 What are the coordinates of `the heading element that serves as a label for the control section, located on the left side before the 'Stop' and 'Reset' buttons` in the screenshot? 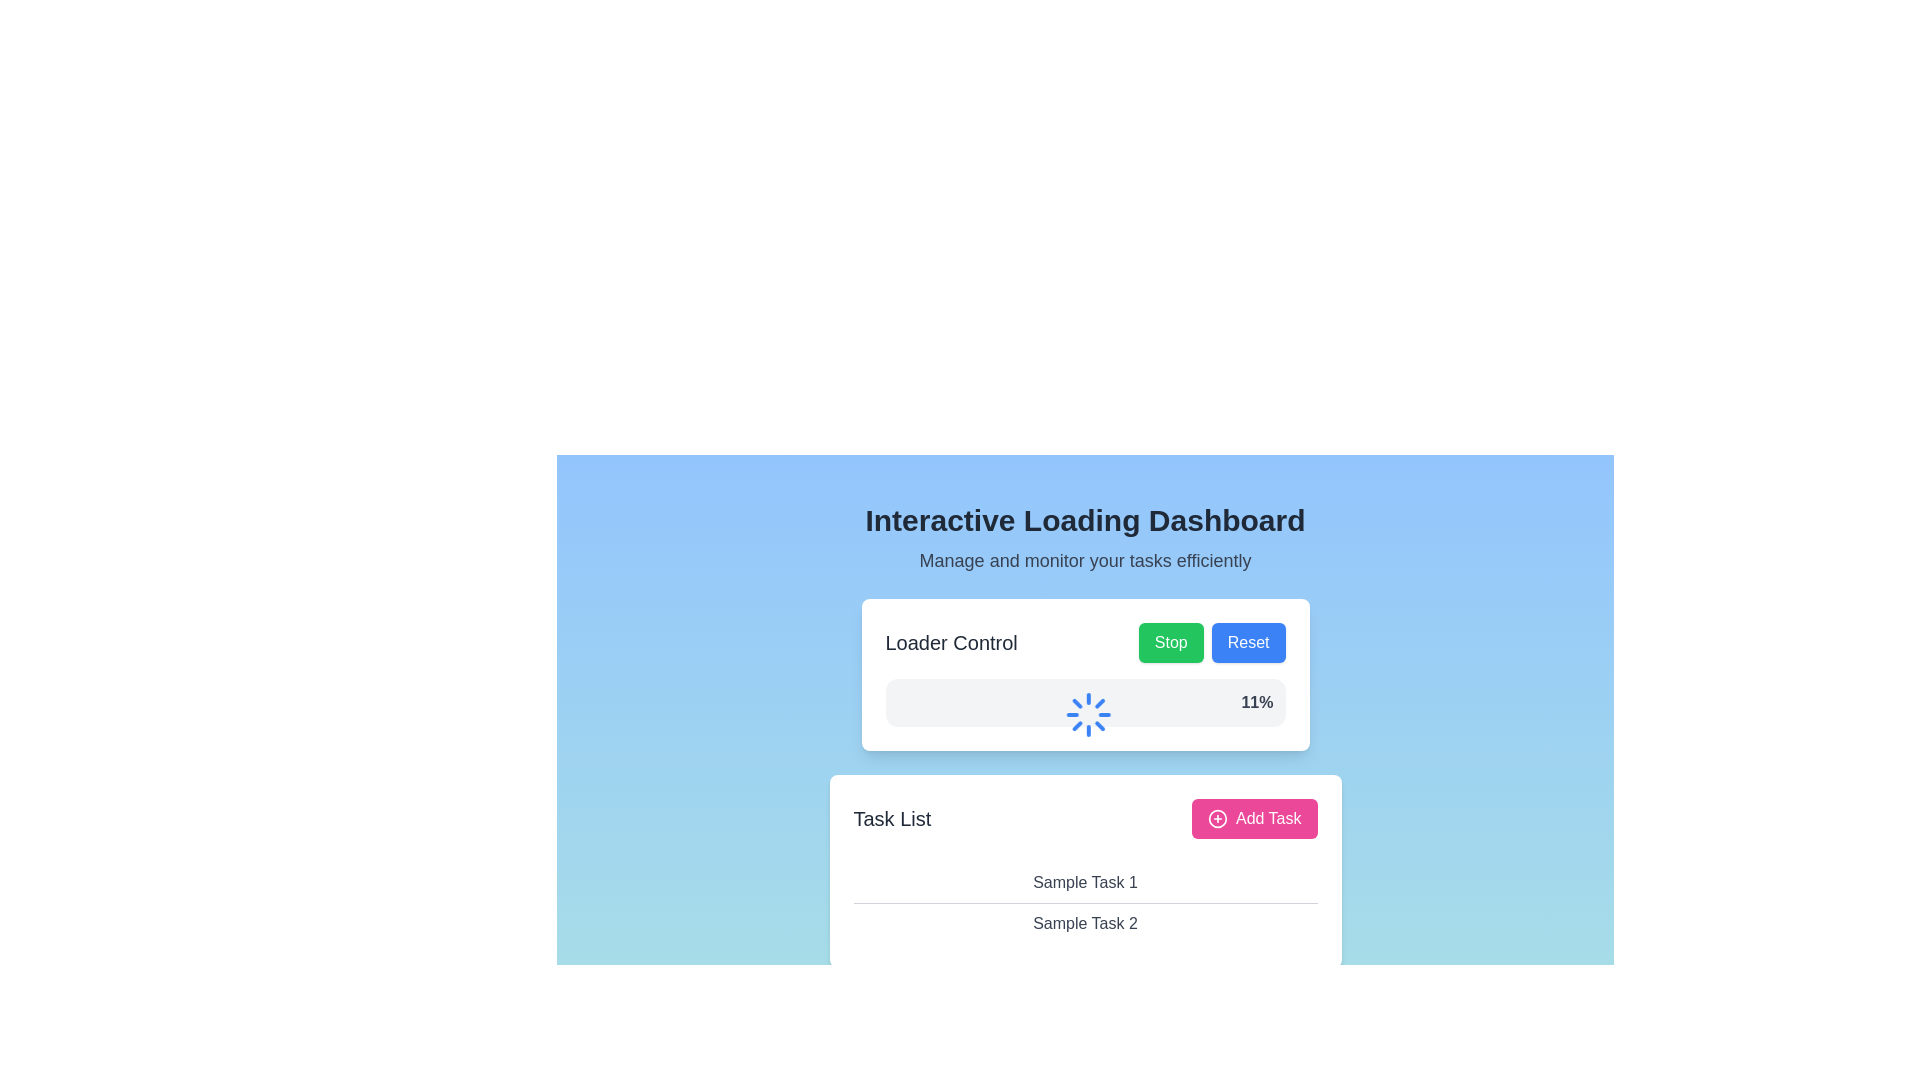 It's located at (950, 643).